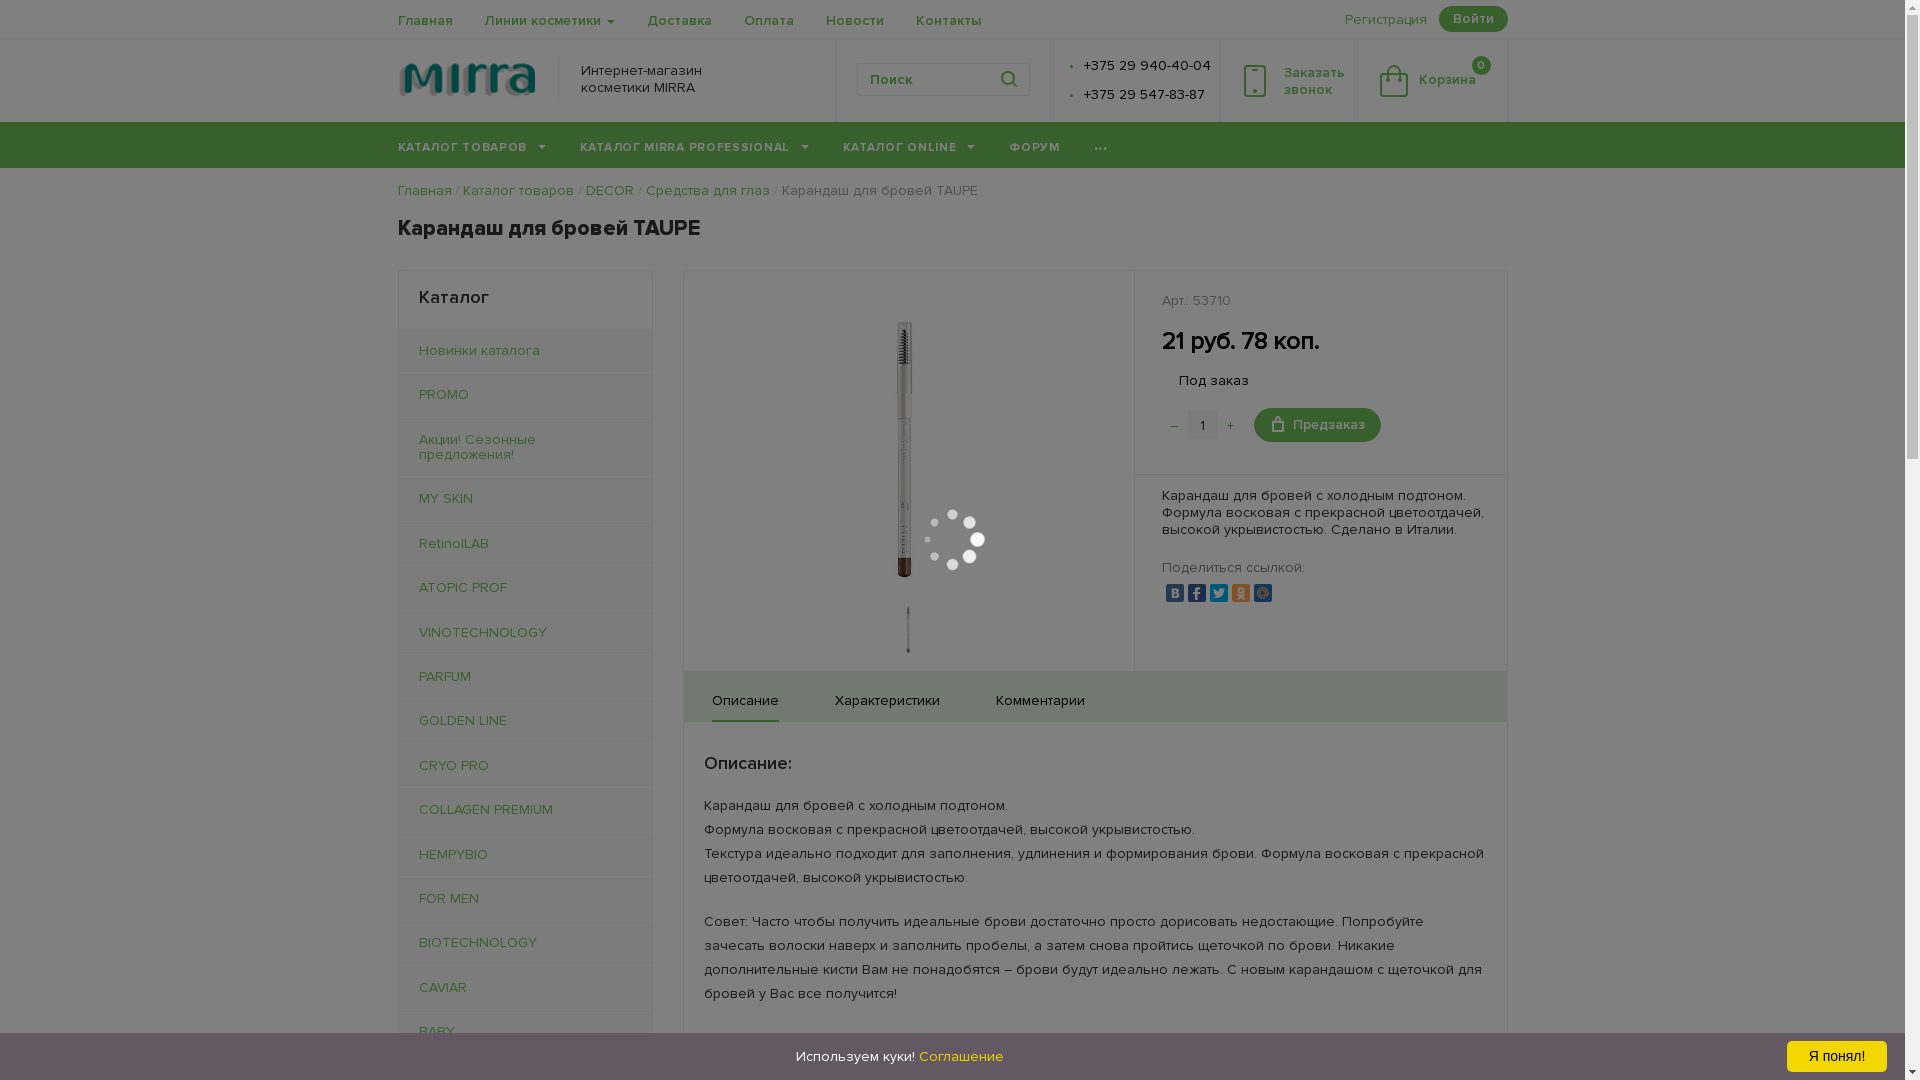 The height and width of the screenshot is (1080, 1920). Describe the element at coordinates (1099, 144) in the screenshot. I see `'...'` at that location.